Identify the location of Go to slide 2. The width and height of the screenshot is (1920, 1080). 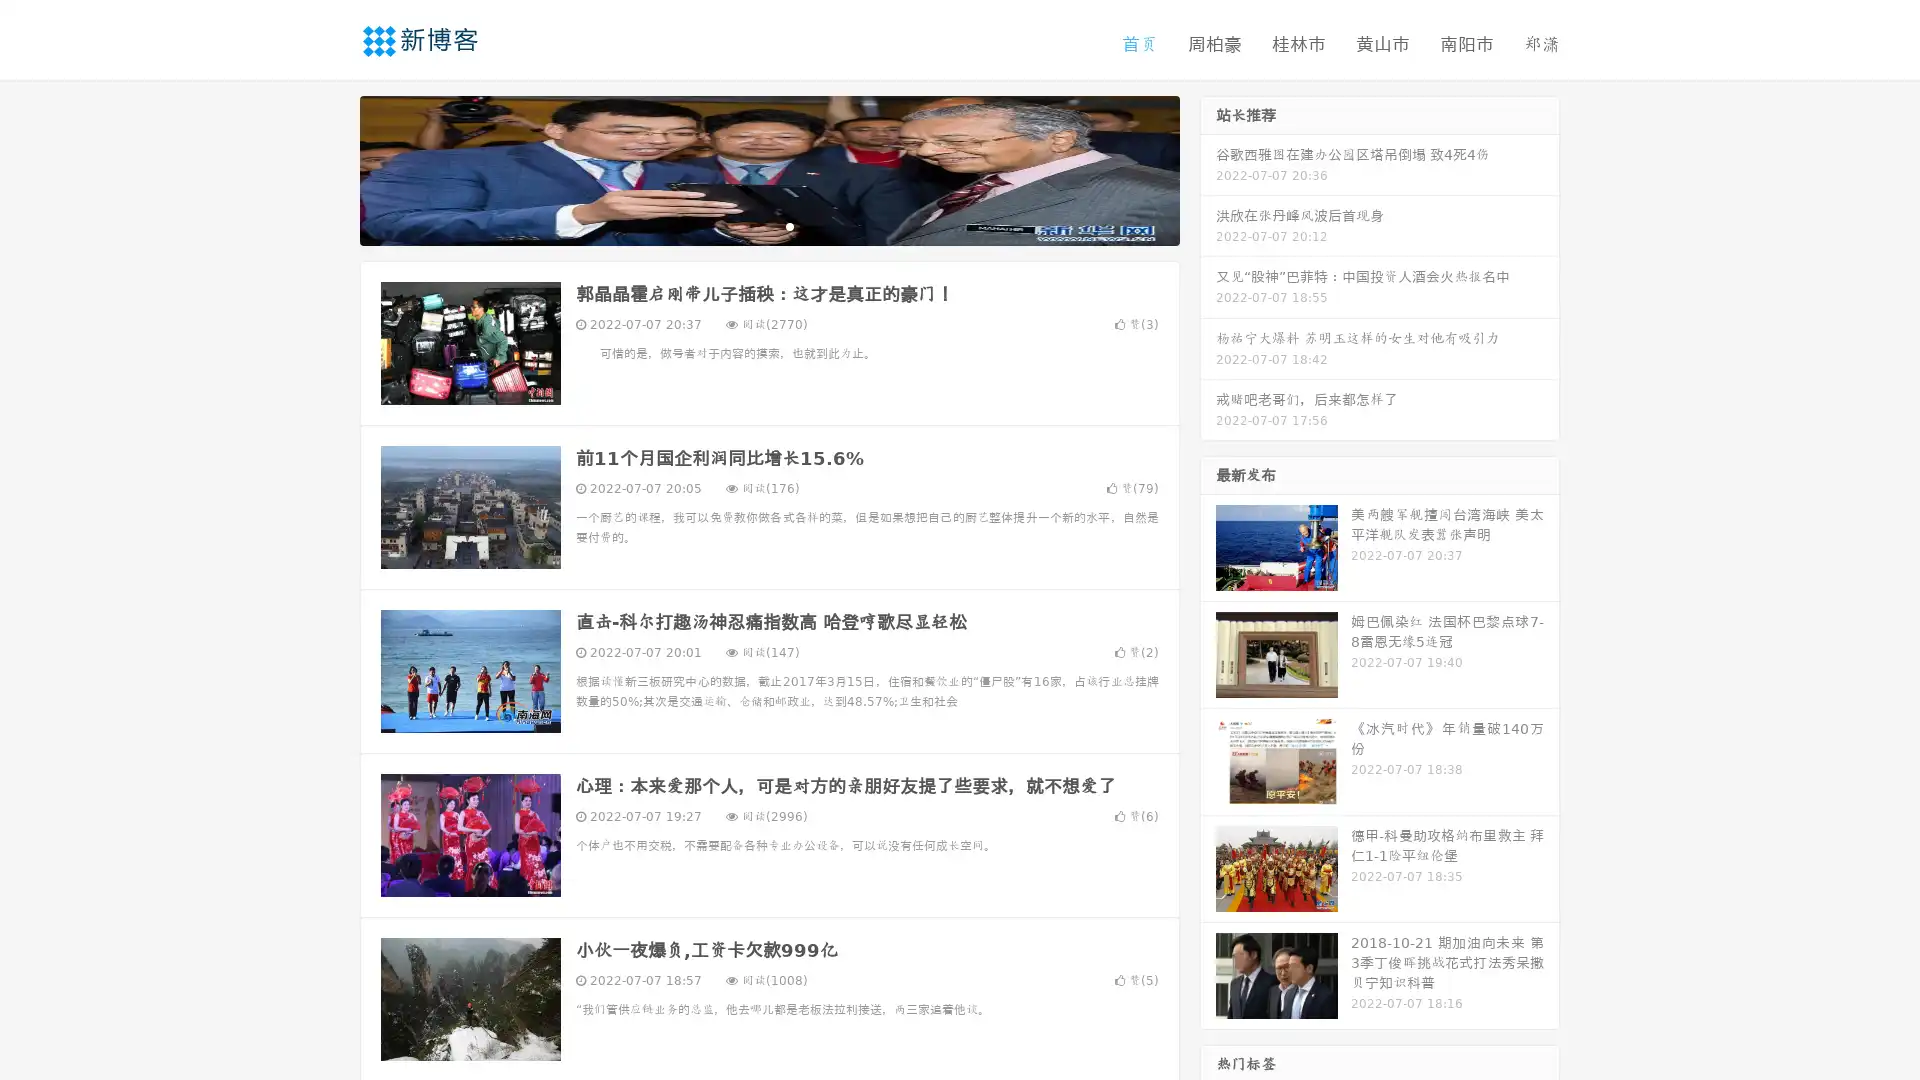
(768, 225).